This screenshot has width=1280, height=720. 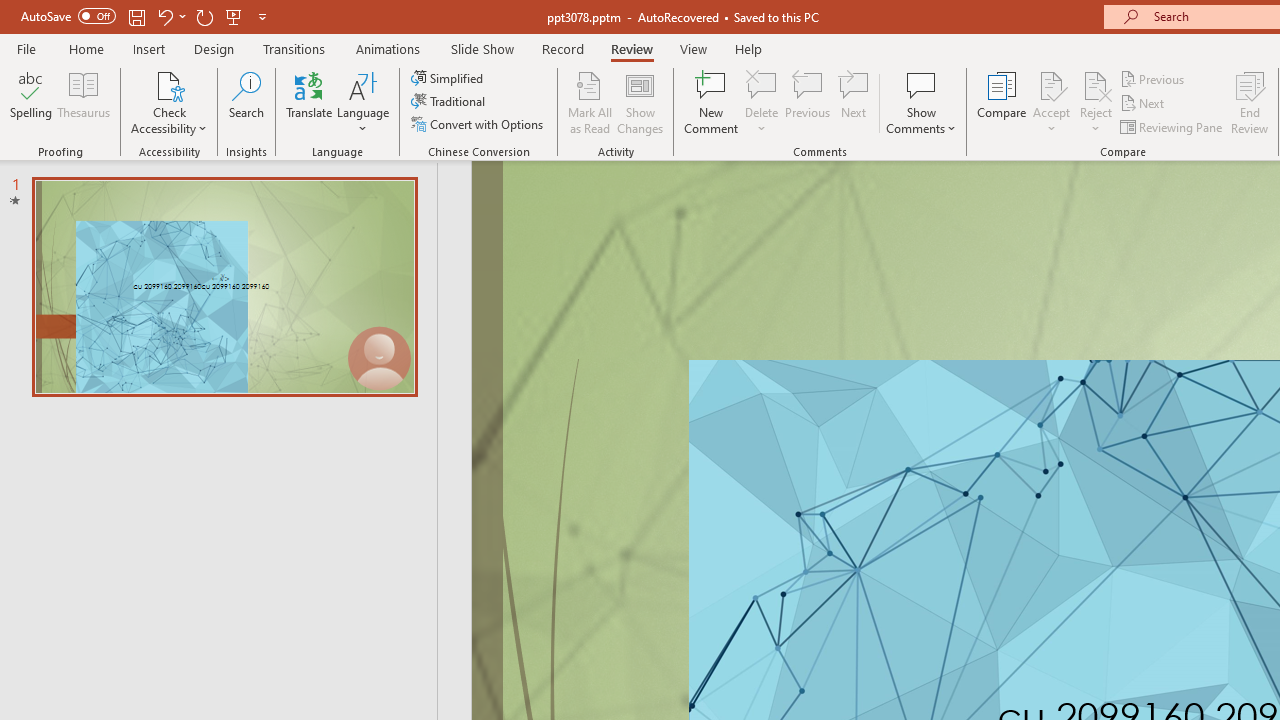 What do you see at coordinates (148, 48) in the screenshot?
I see `'Insert'` at bounding box center [148, 48].